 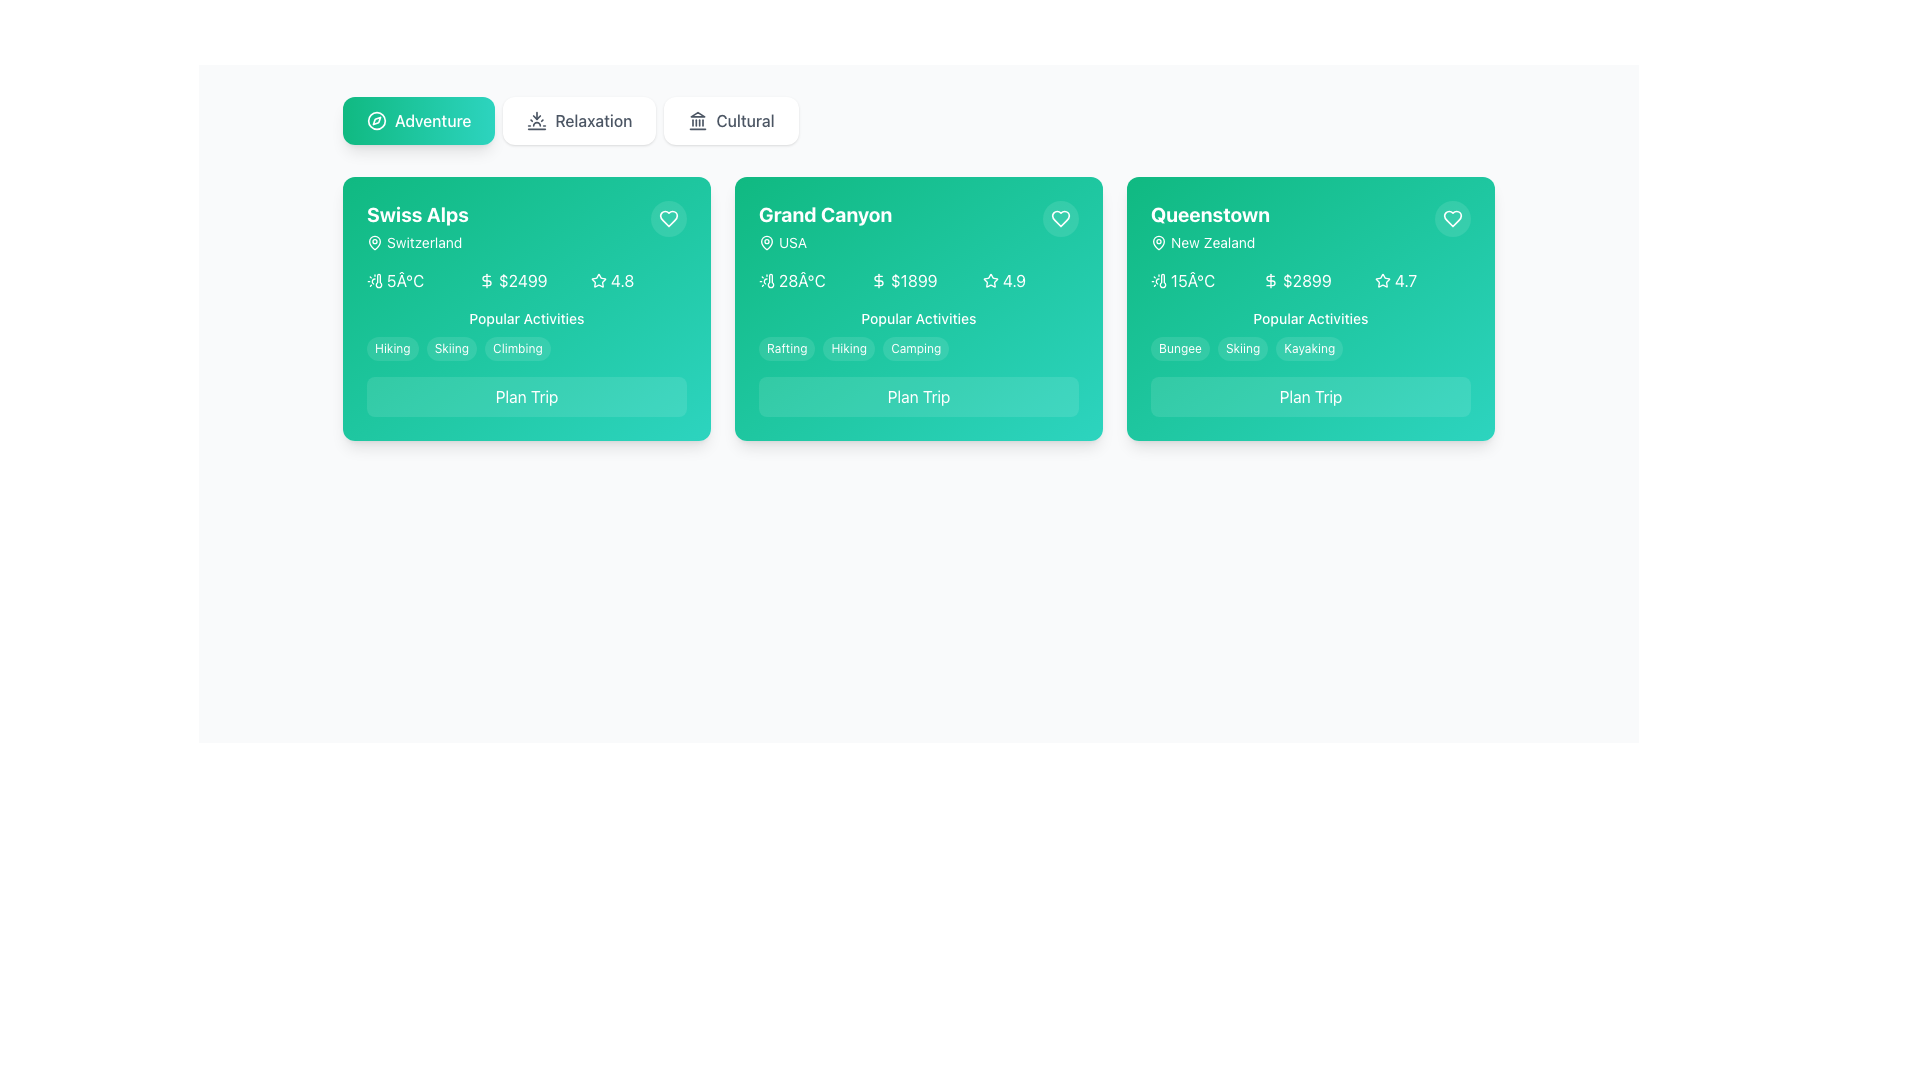 What do you see at coordinates (1310, 281) in the screenshot?
I see `the Informational Panel displaying temperature, price, and rating, located centrally within the 'Queenstown' card` at bounding box center [1310, 281].